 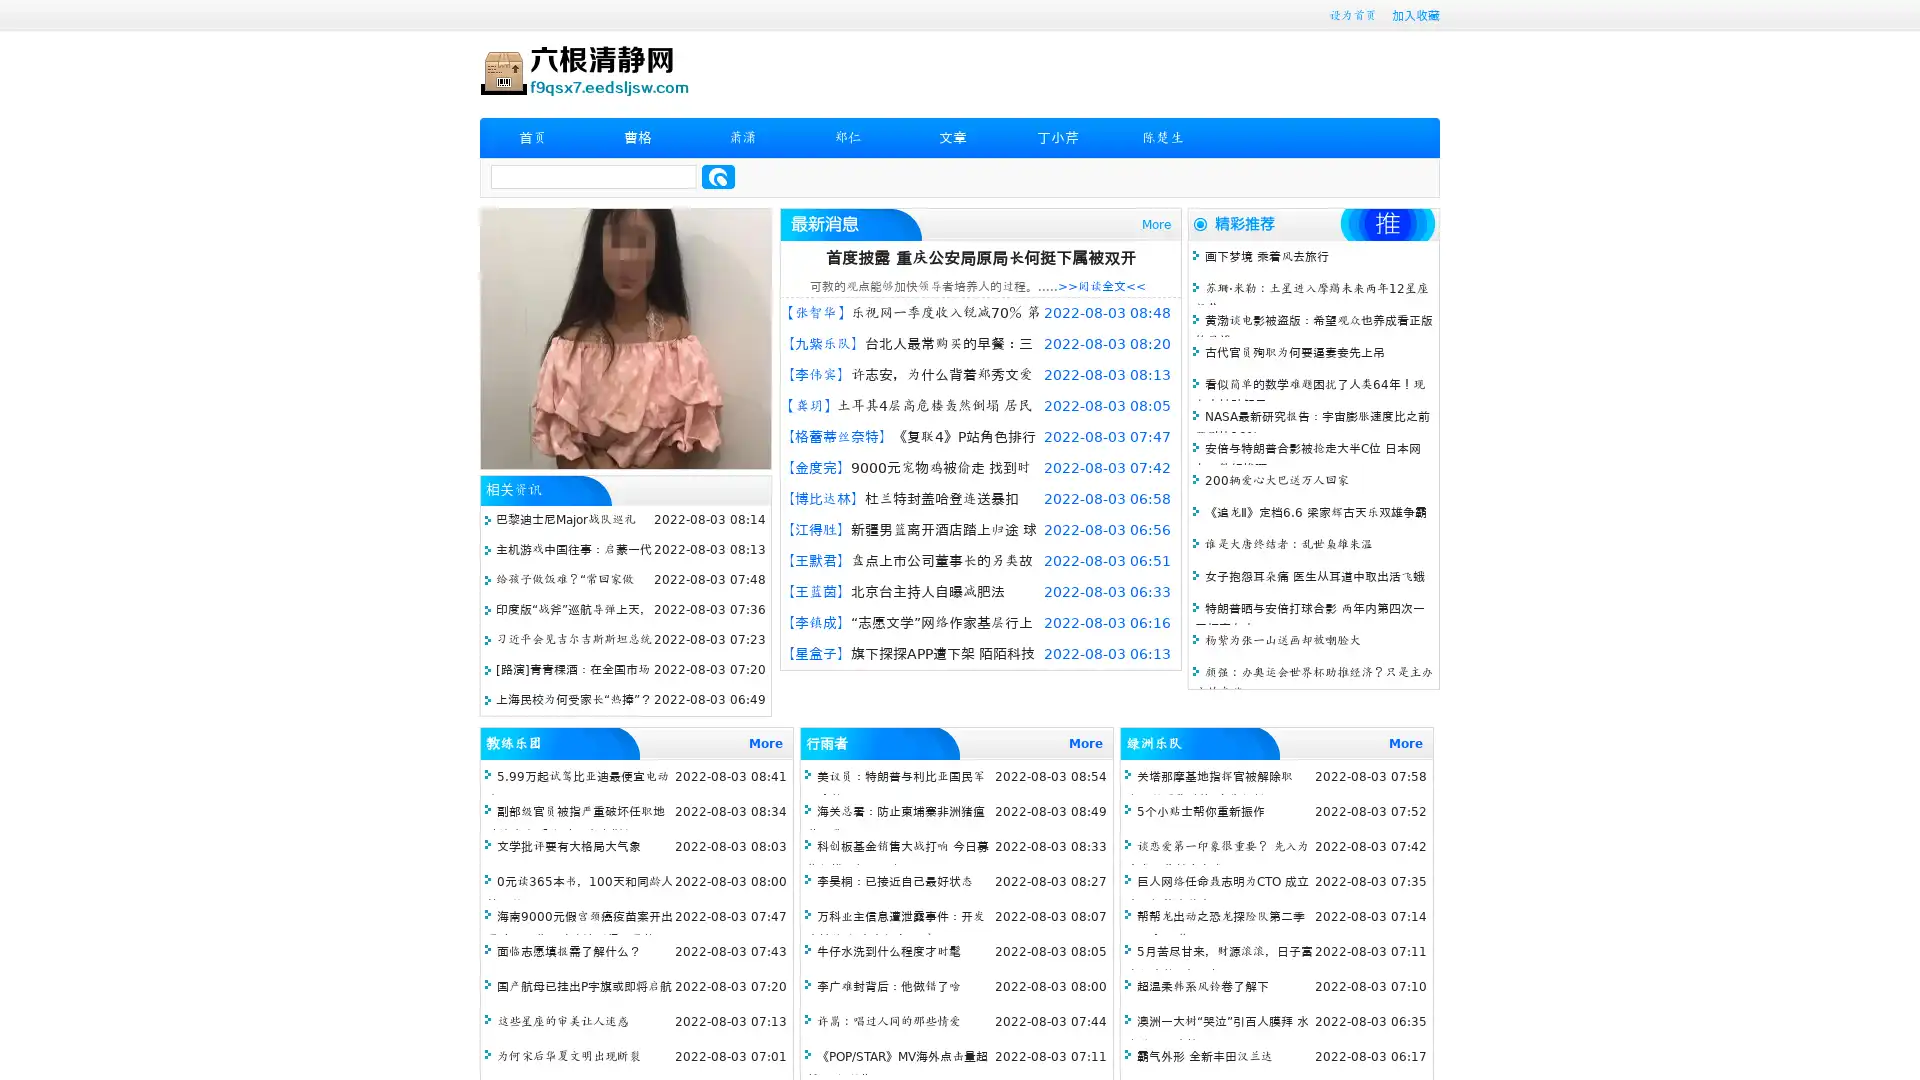 What do you see at coordinates (718, 176) in the screenshot?
I see `Search` at bounding box center [718, 176].